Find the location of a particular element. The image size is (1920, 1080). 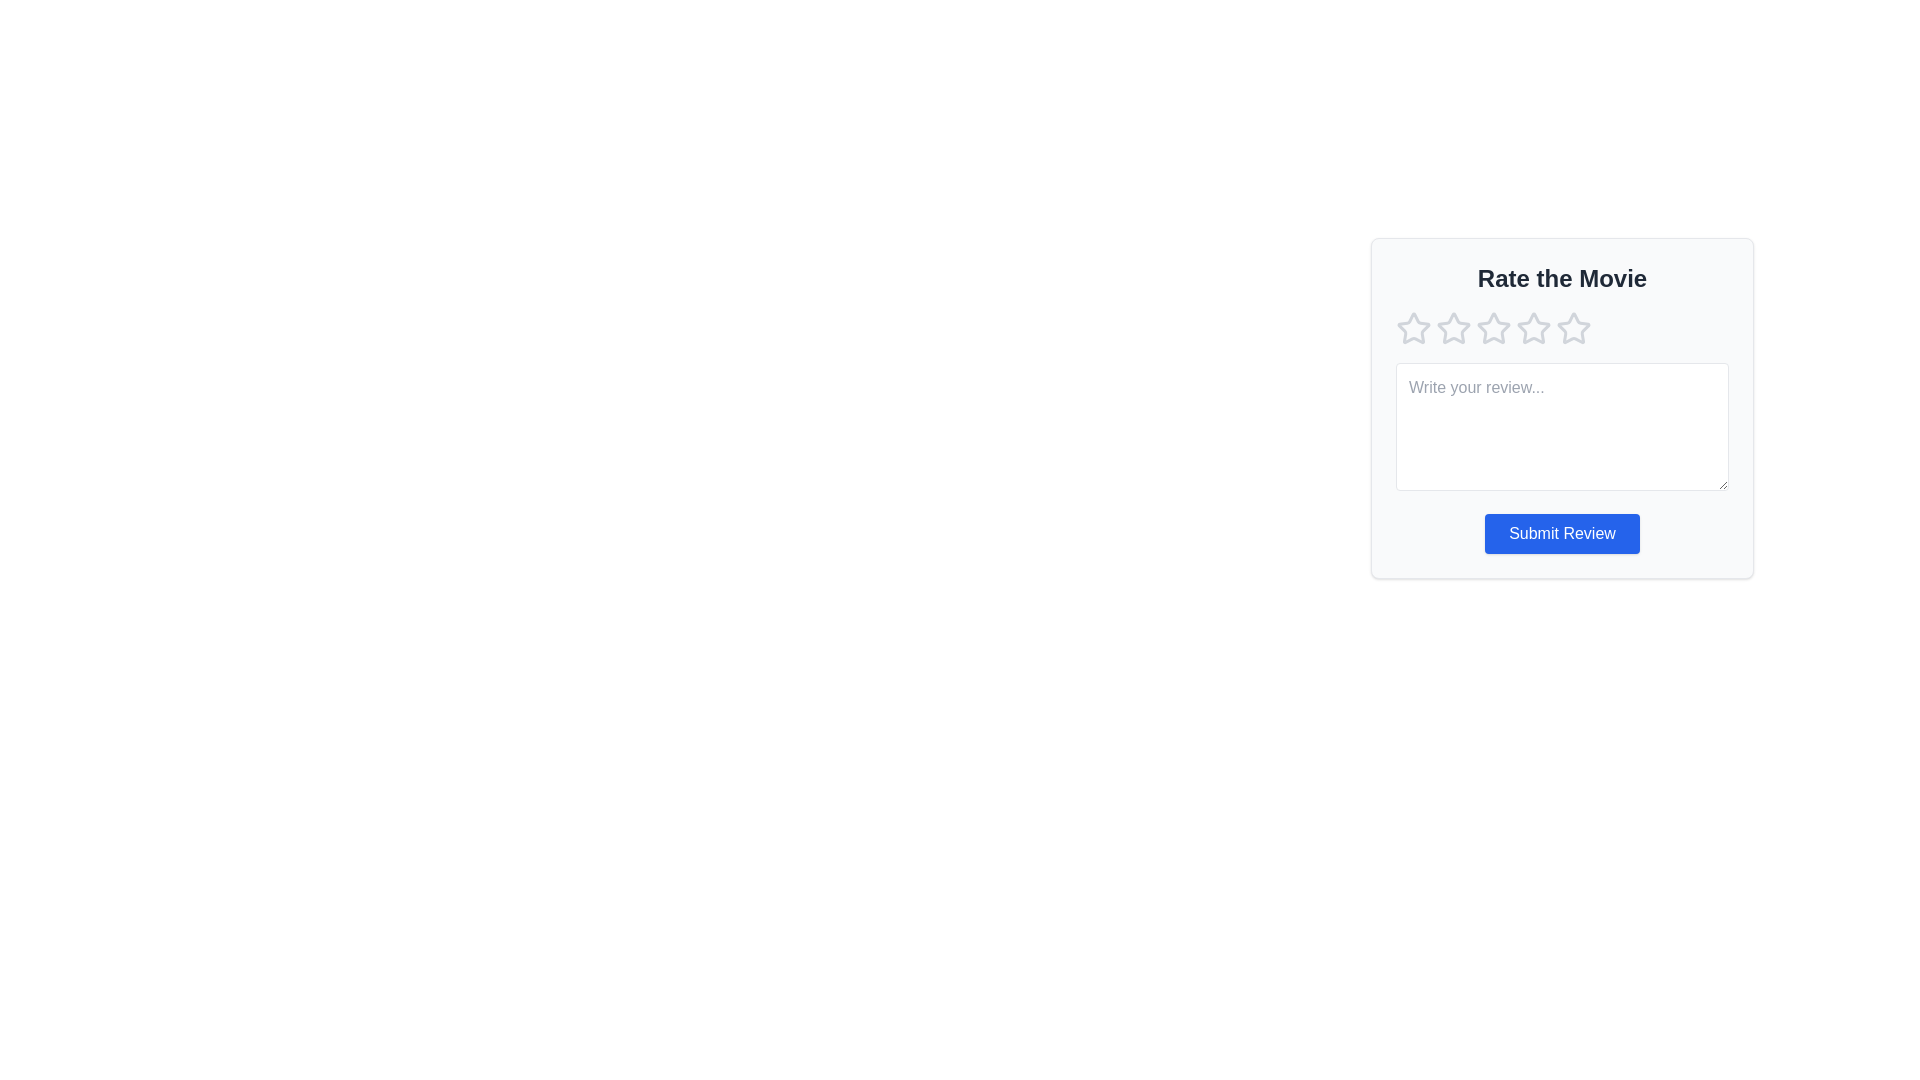

the star rating to 1 by clicking on the corresponding star is located at coordinates (1413, 327).